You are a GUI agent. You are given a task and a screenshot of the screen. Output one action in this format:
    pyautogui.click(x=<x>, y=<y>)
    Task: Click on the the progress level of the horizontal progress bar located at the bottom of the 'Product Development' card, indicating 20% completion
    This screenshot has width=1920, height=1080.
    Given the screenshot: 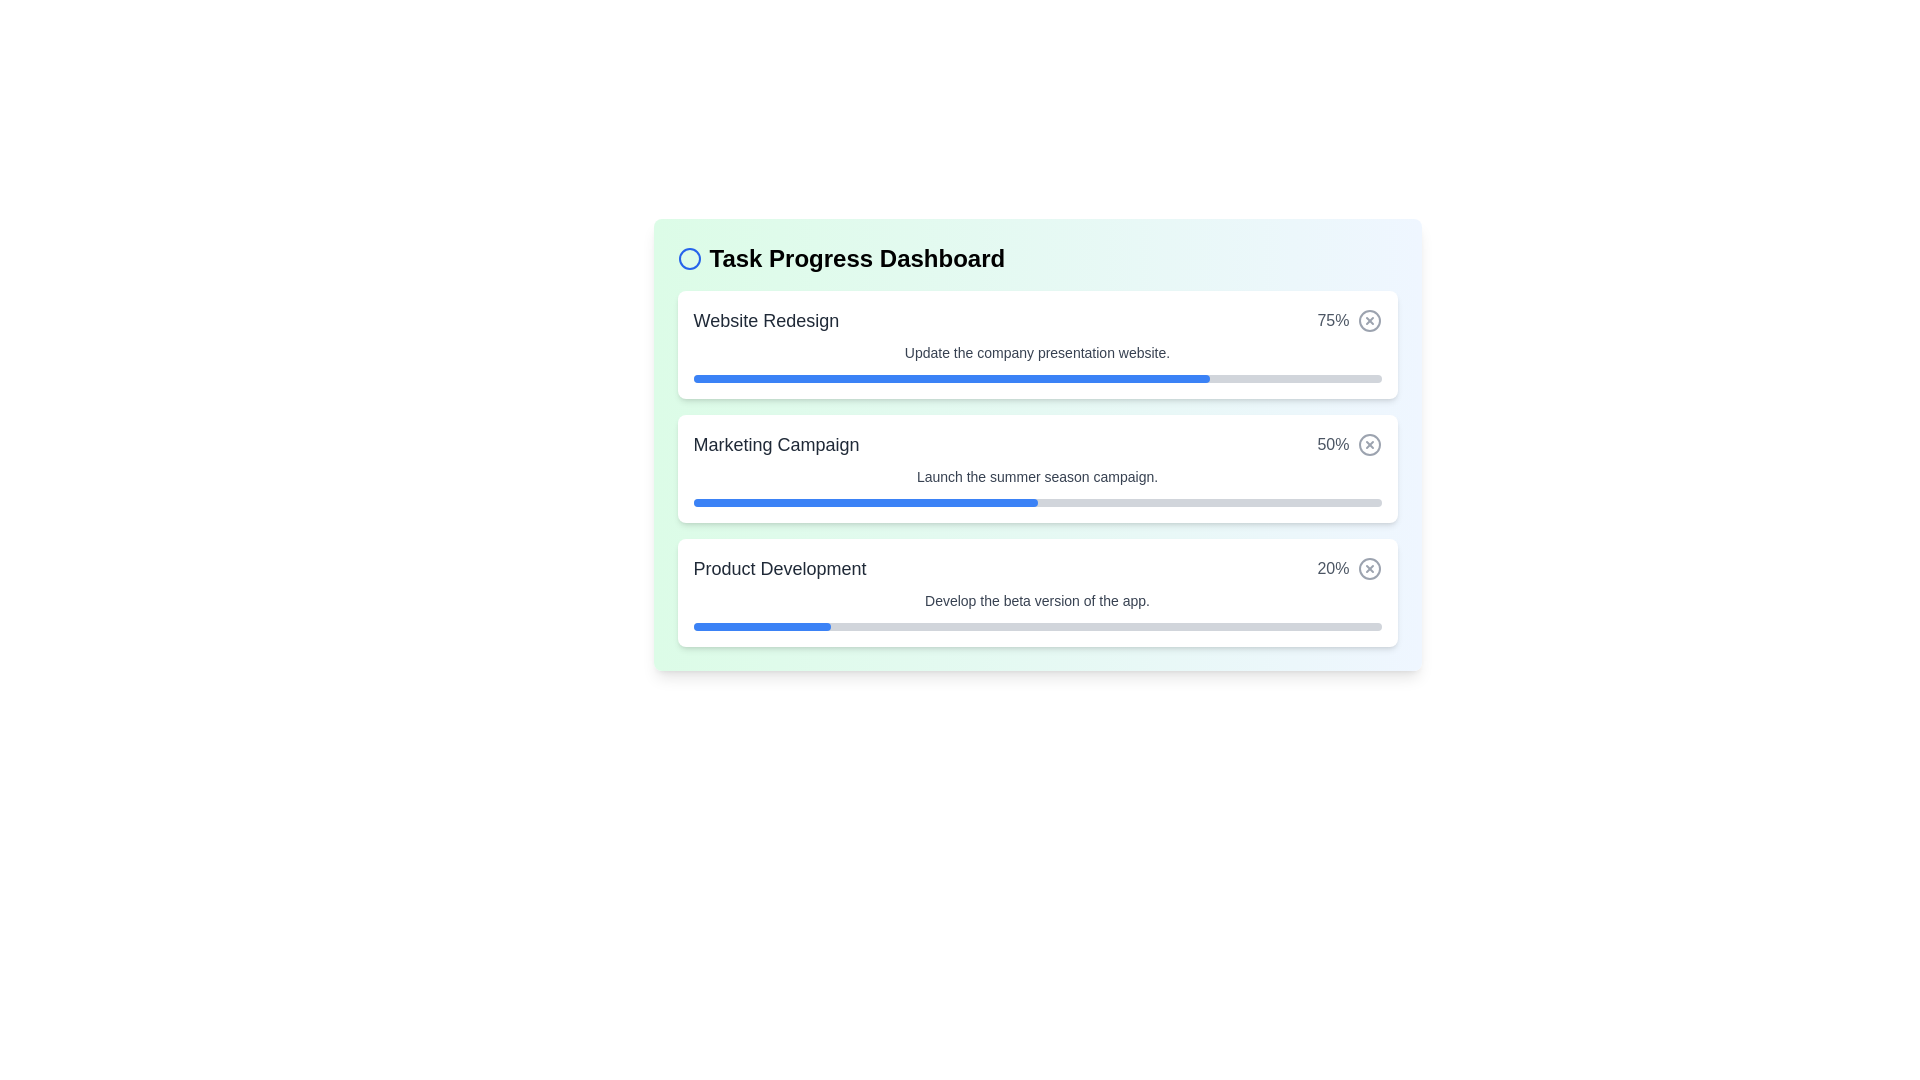 What is the action you would take?
    pyautogui.click(x=1037, y=626)
    